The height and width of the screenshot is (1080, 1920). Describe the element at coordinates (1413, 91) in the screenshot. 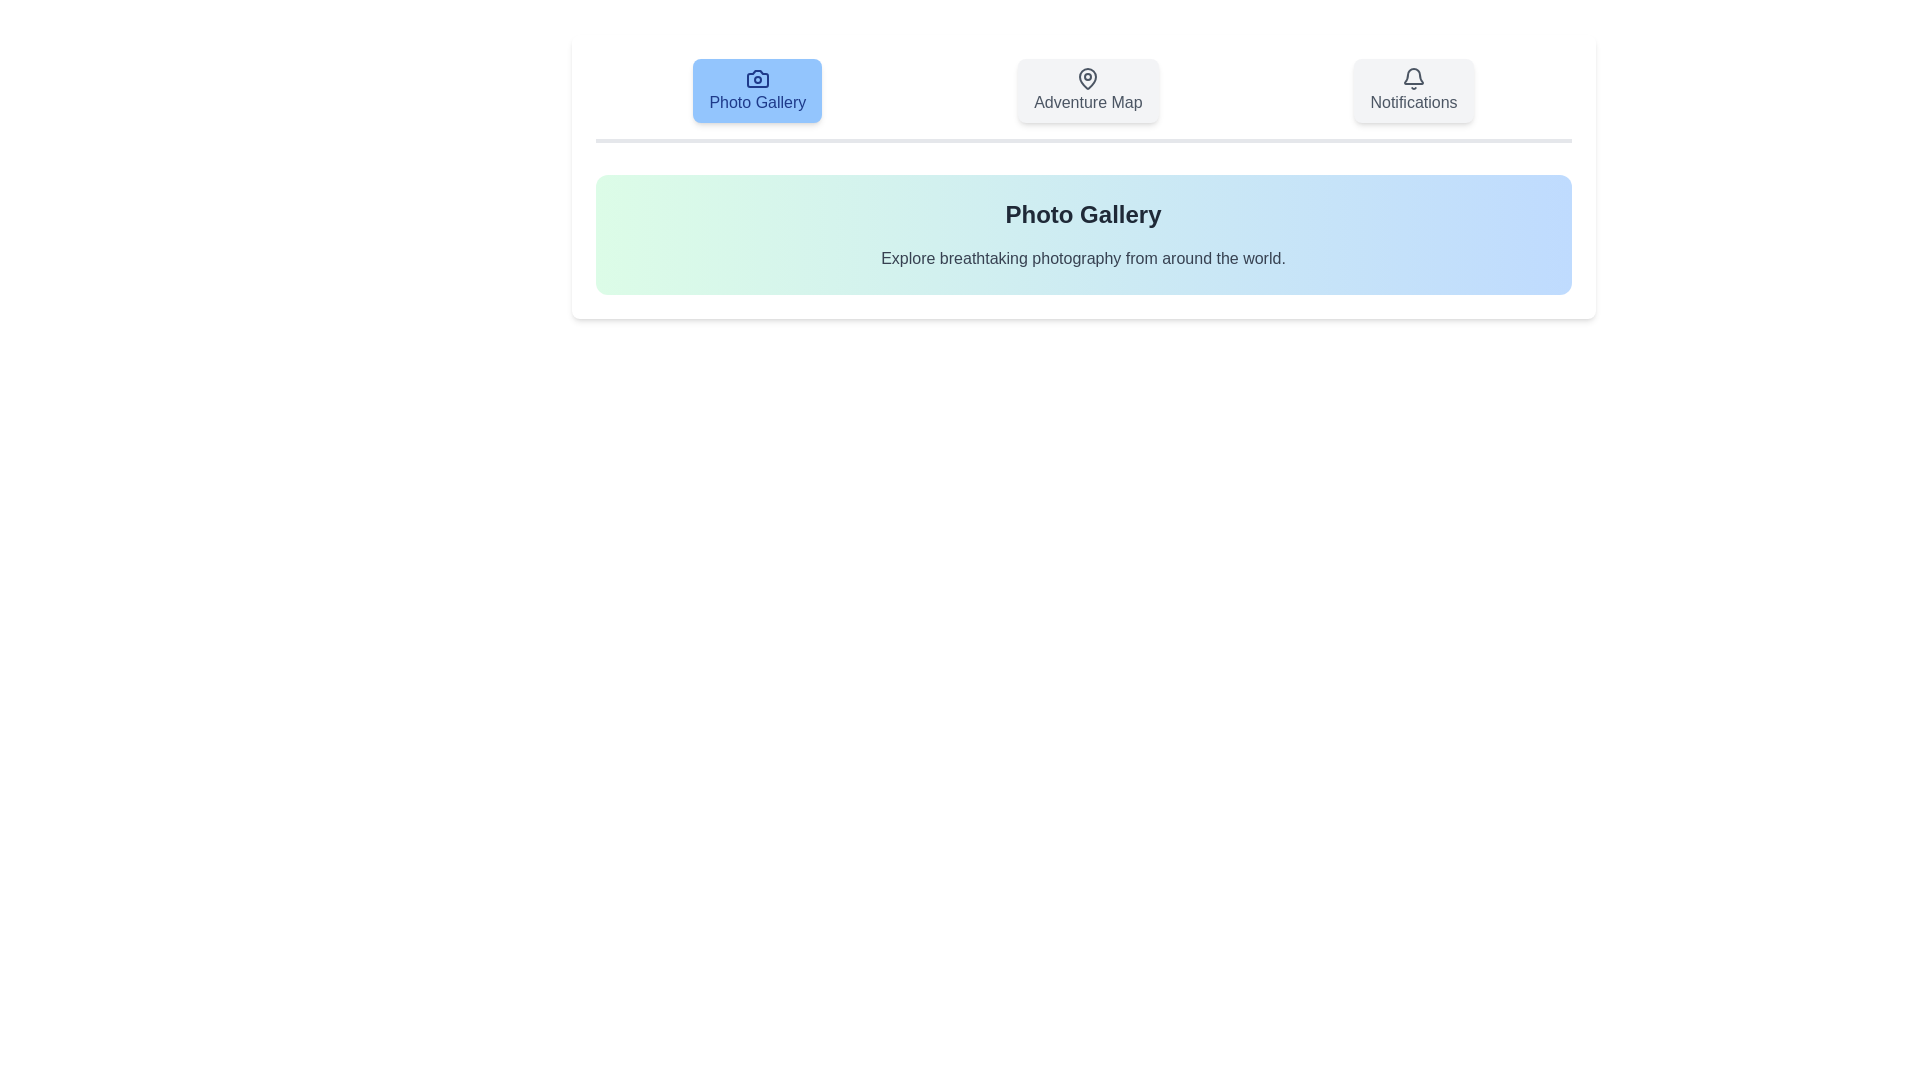

I see `the tab labeled Notifications` at that location.